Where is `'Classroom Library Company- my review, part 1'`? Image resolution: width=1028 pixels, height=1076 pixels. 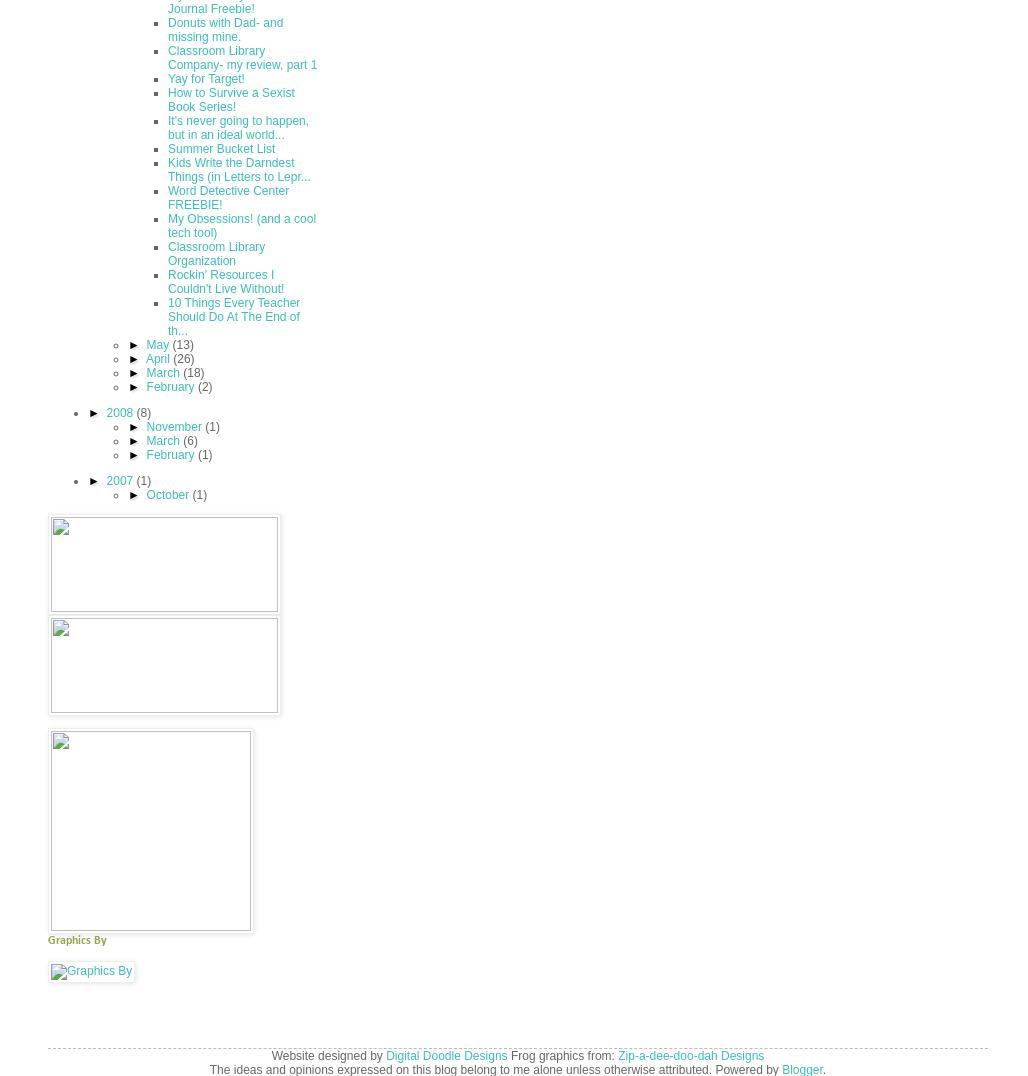
'Classroom Library Company- my review, part 1' is located at coordinates (241, 57).